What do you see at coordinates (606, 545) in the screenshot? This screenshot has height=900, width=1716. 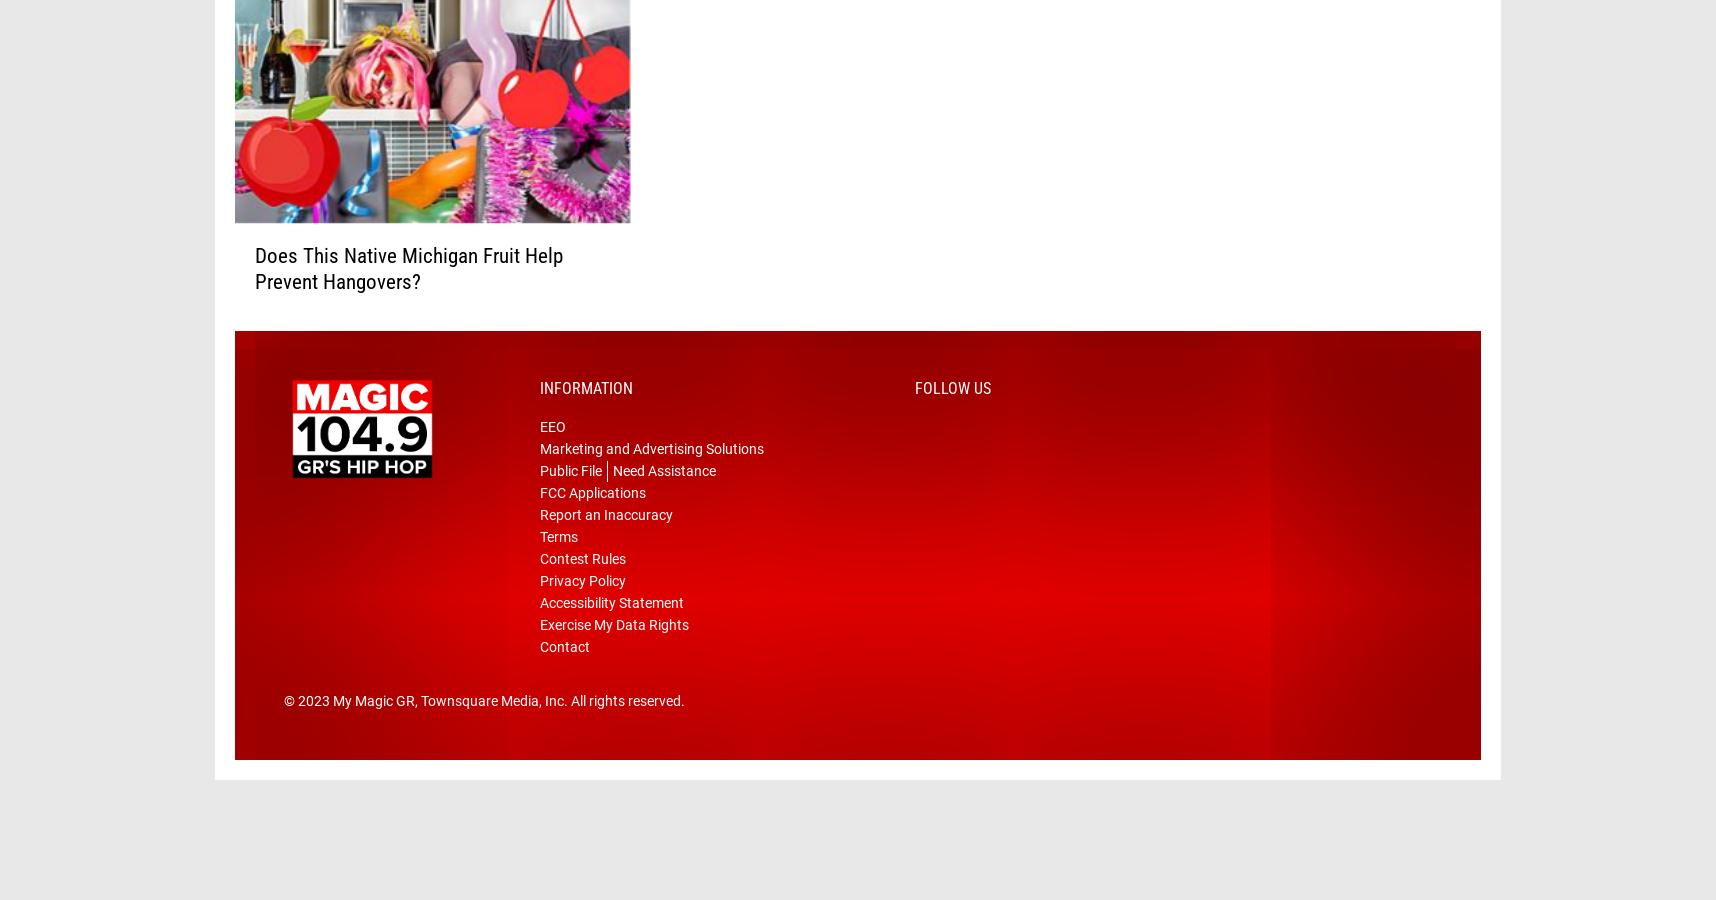 I see `'Report an Inaccuracy'` at bounding box center [606, 545].